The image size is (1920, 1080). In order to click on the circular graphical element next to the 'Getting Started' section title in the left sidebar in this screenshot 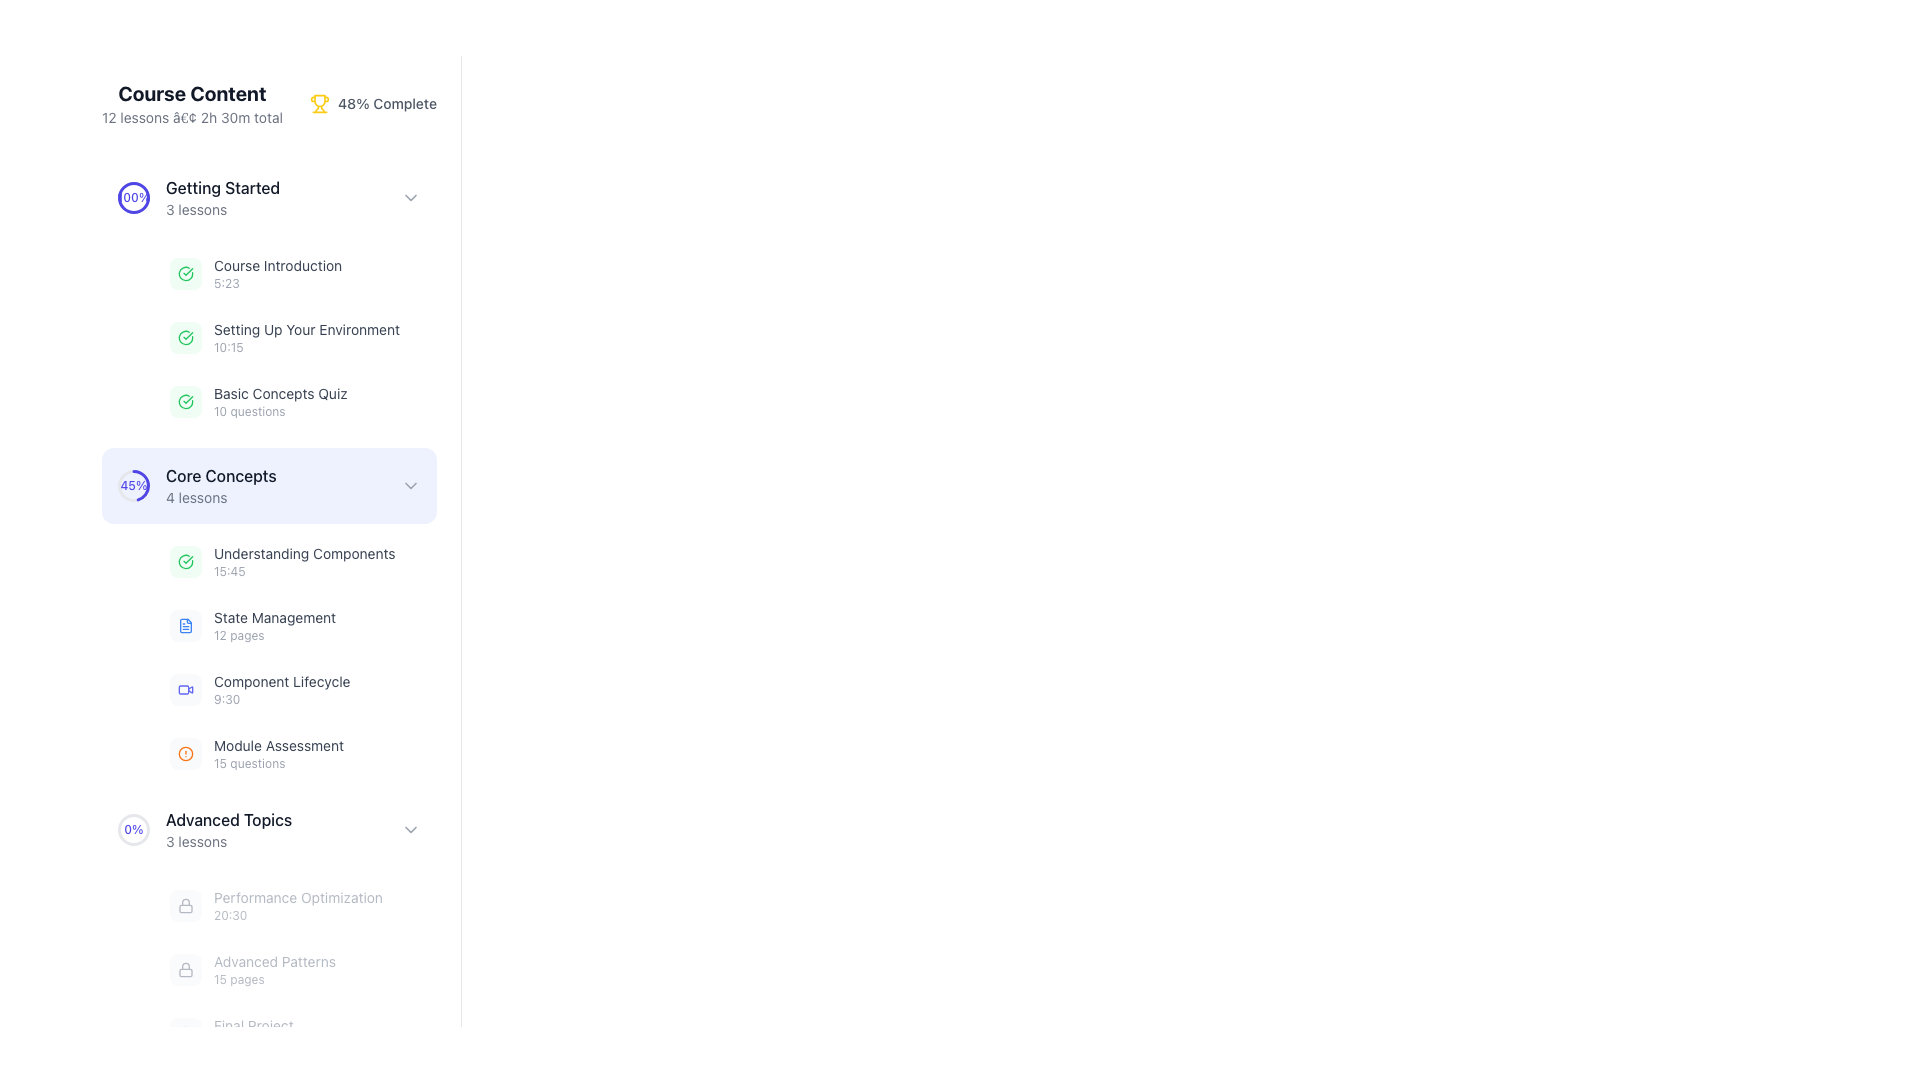, I will do `click(133, 197)`.